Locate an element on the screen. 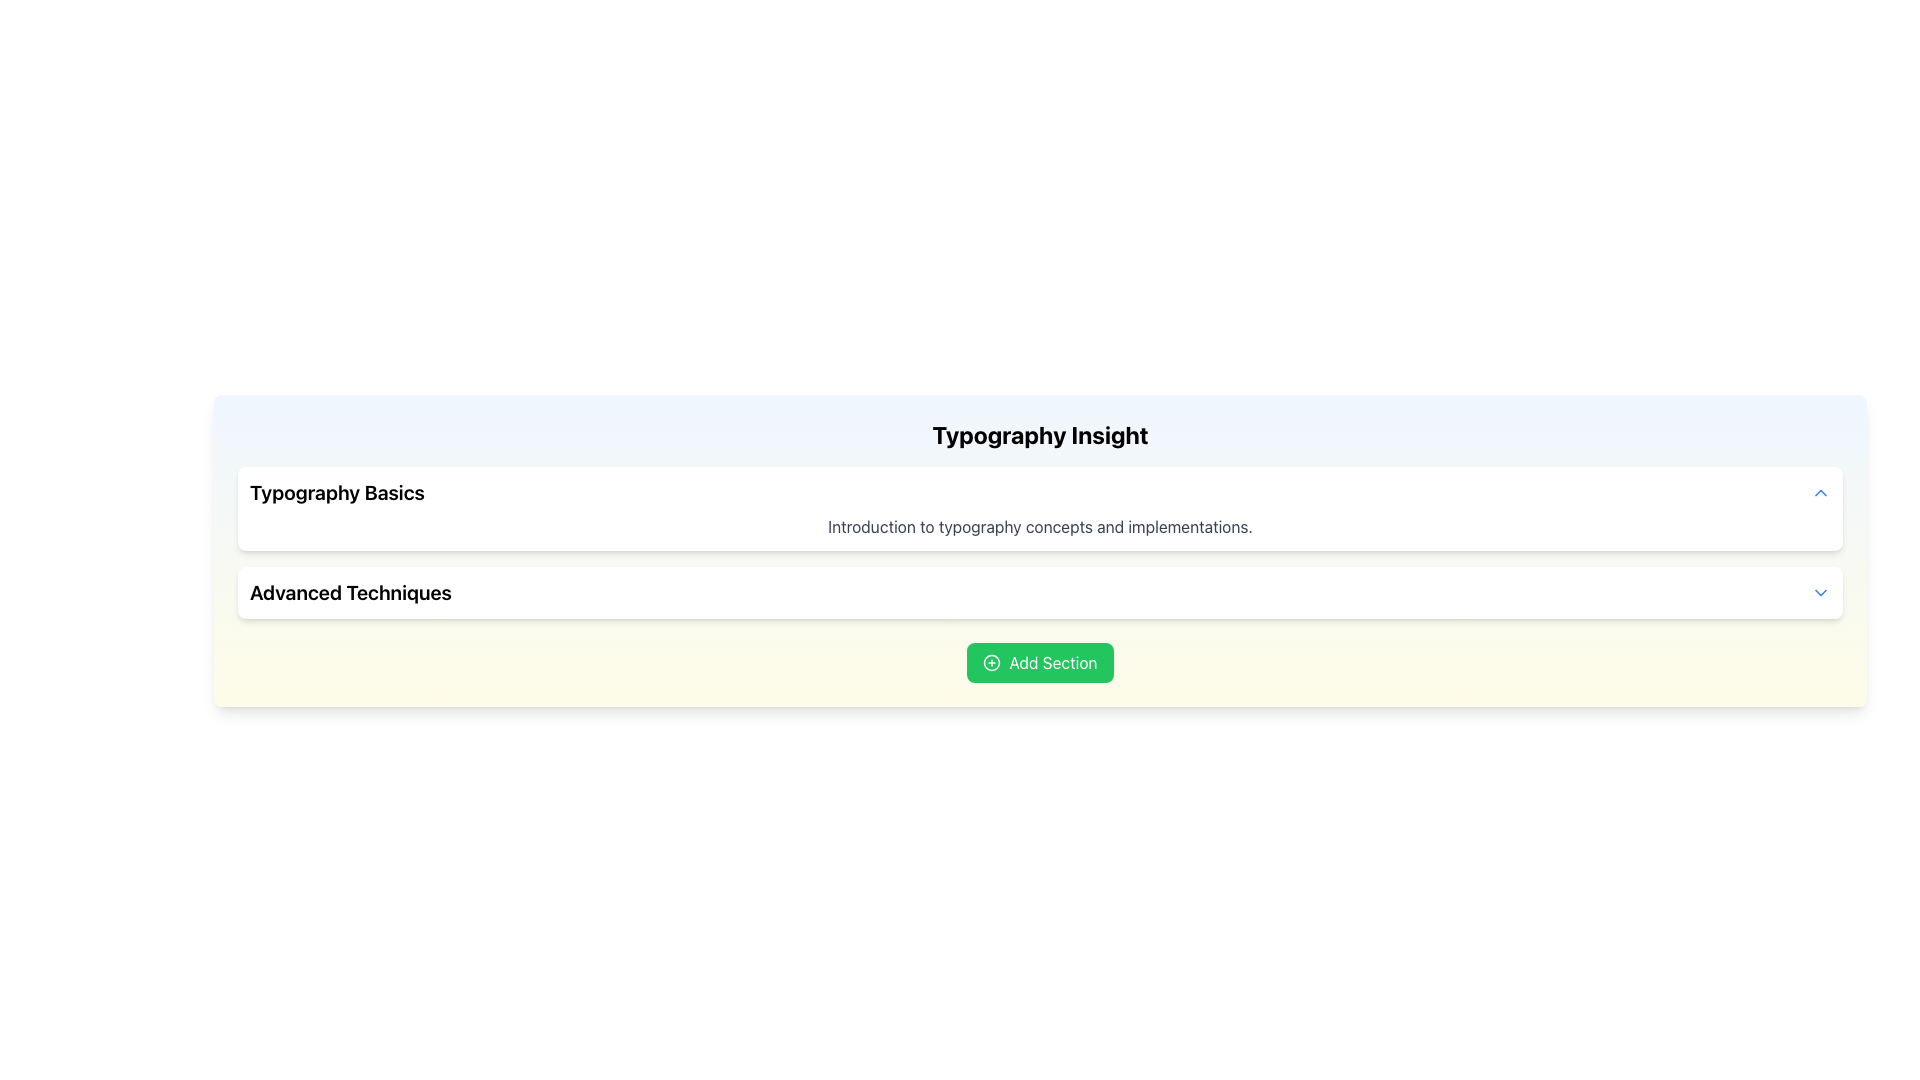 Image resolution: width=1920 pixels, height=1080 pixels. the 'Add' icon located slightly to the left of the 'Add Section' button text is located at coordinates (992, 663).